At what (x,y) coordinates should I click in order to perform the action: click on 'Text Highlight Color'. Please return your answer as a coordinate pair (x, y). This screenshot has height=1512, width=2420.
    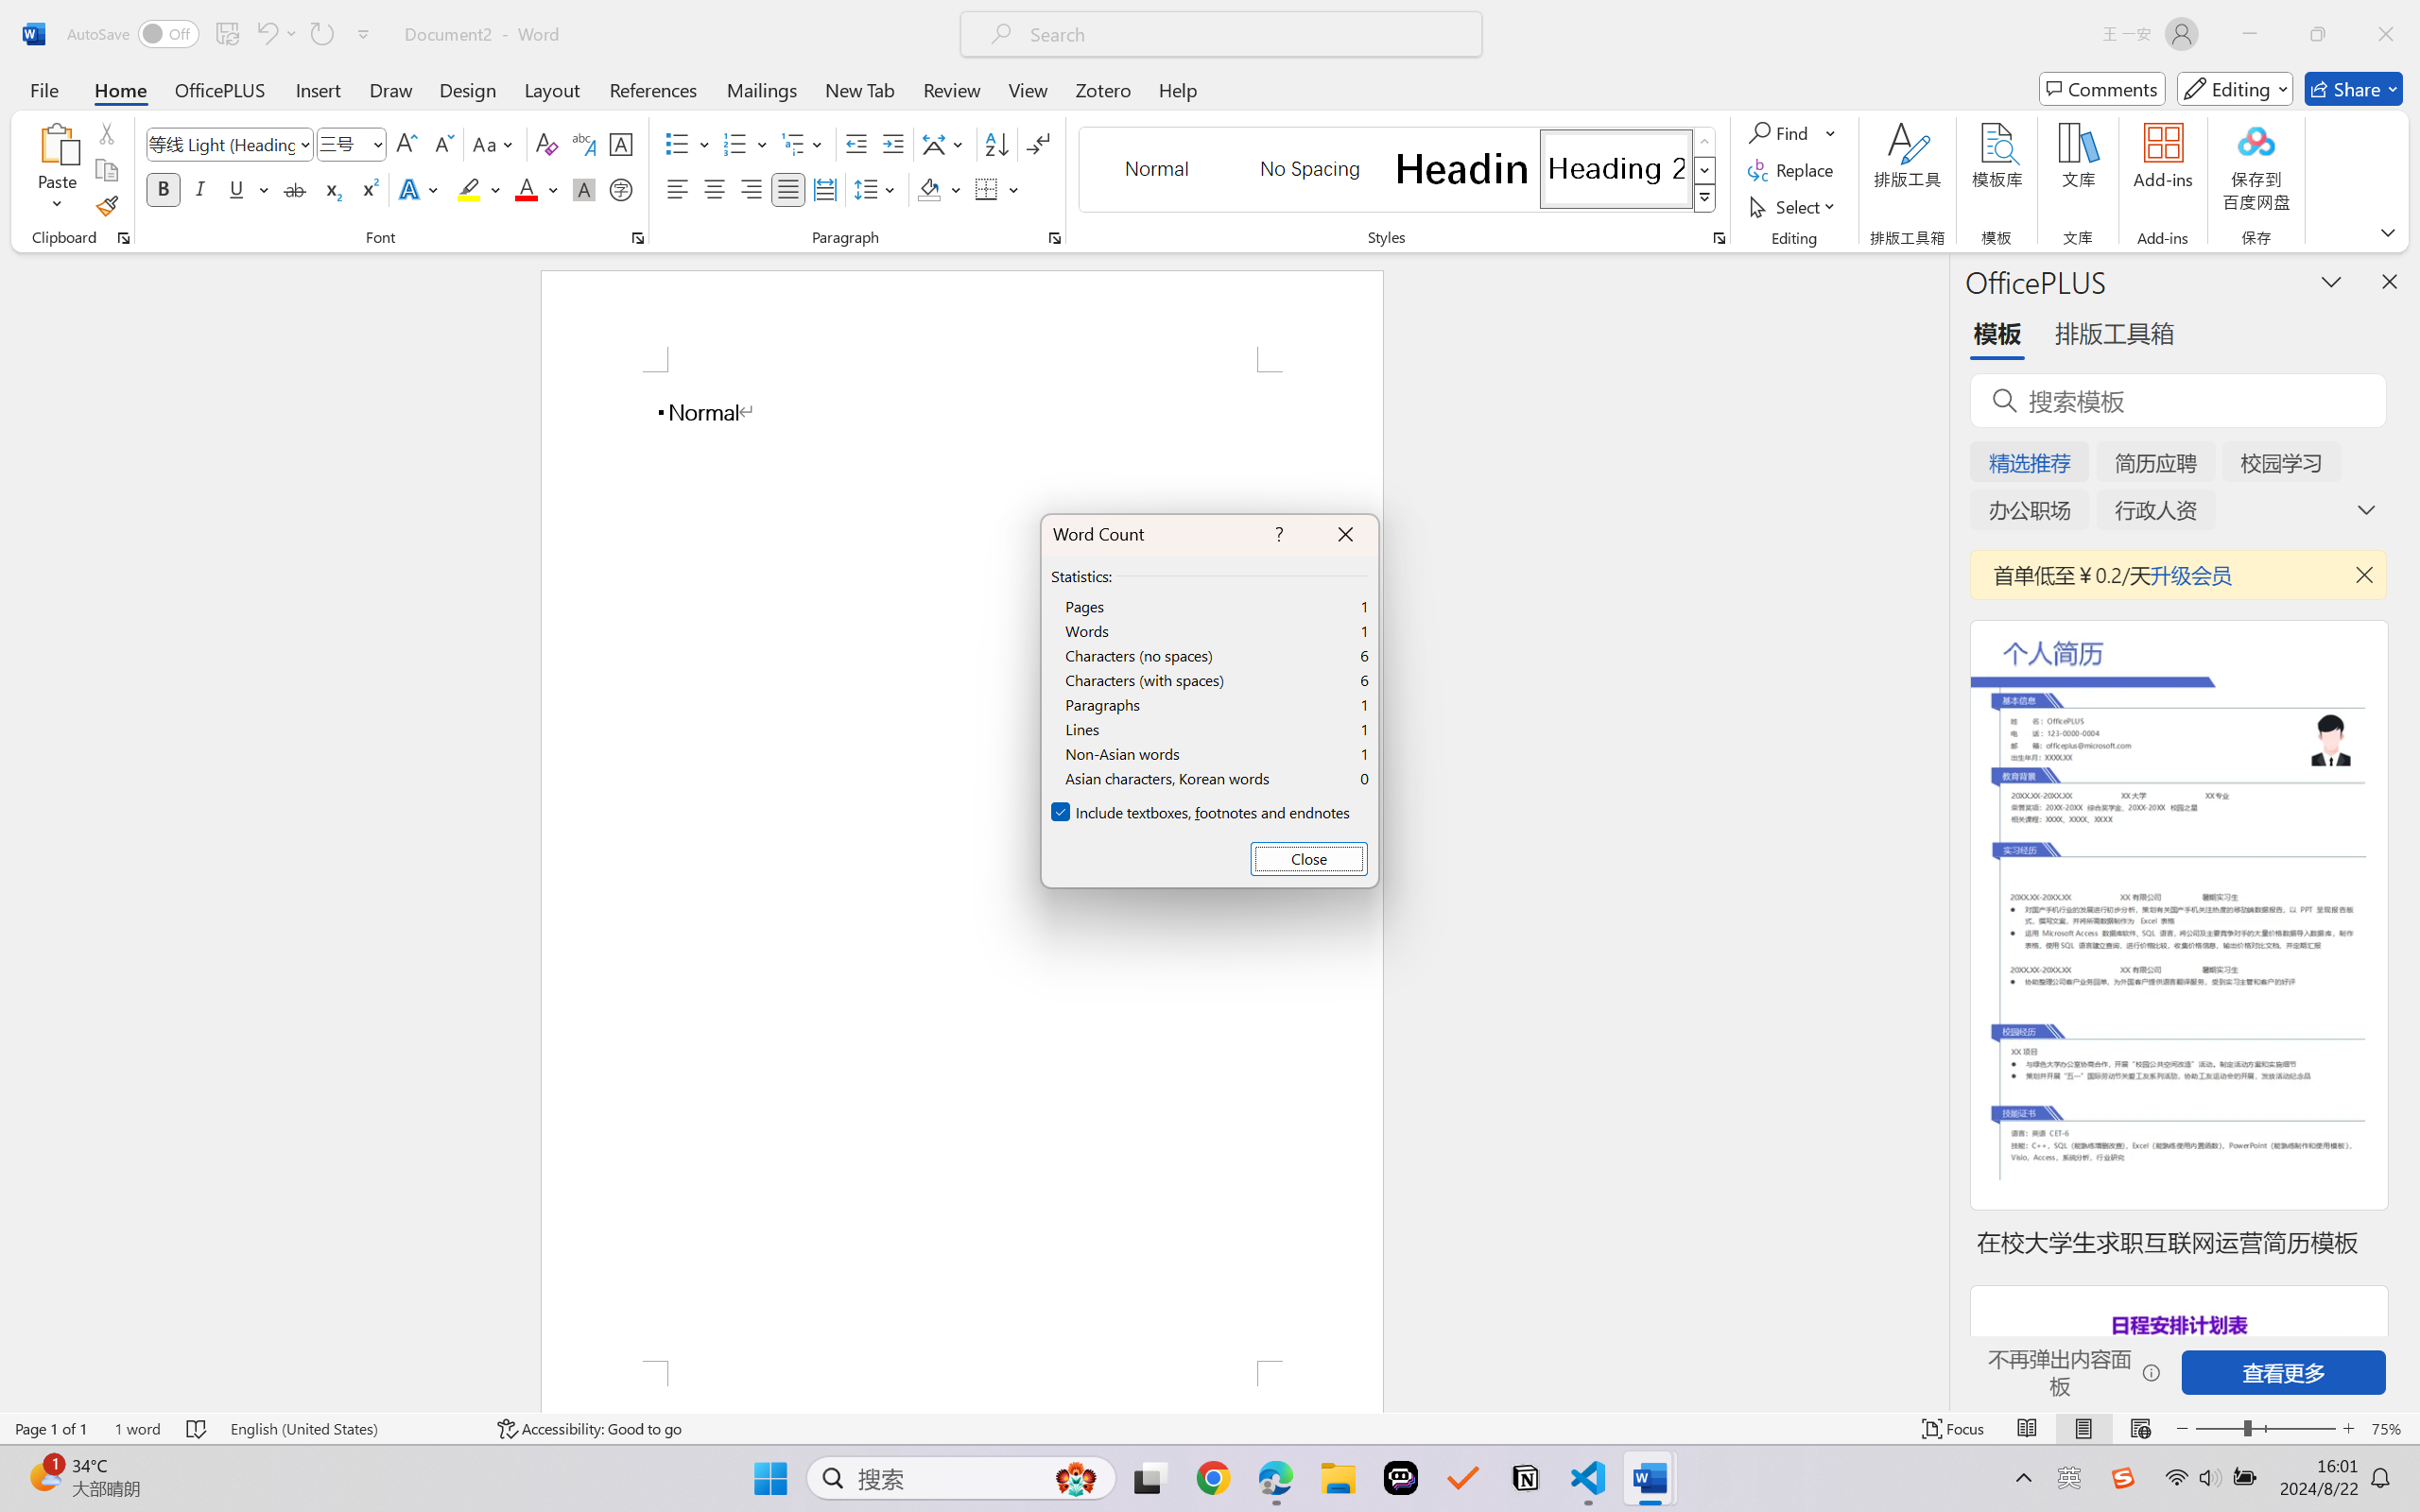
    Looking at the image, I should click on (477, 188).